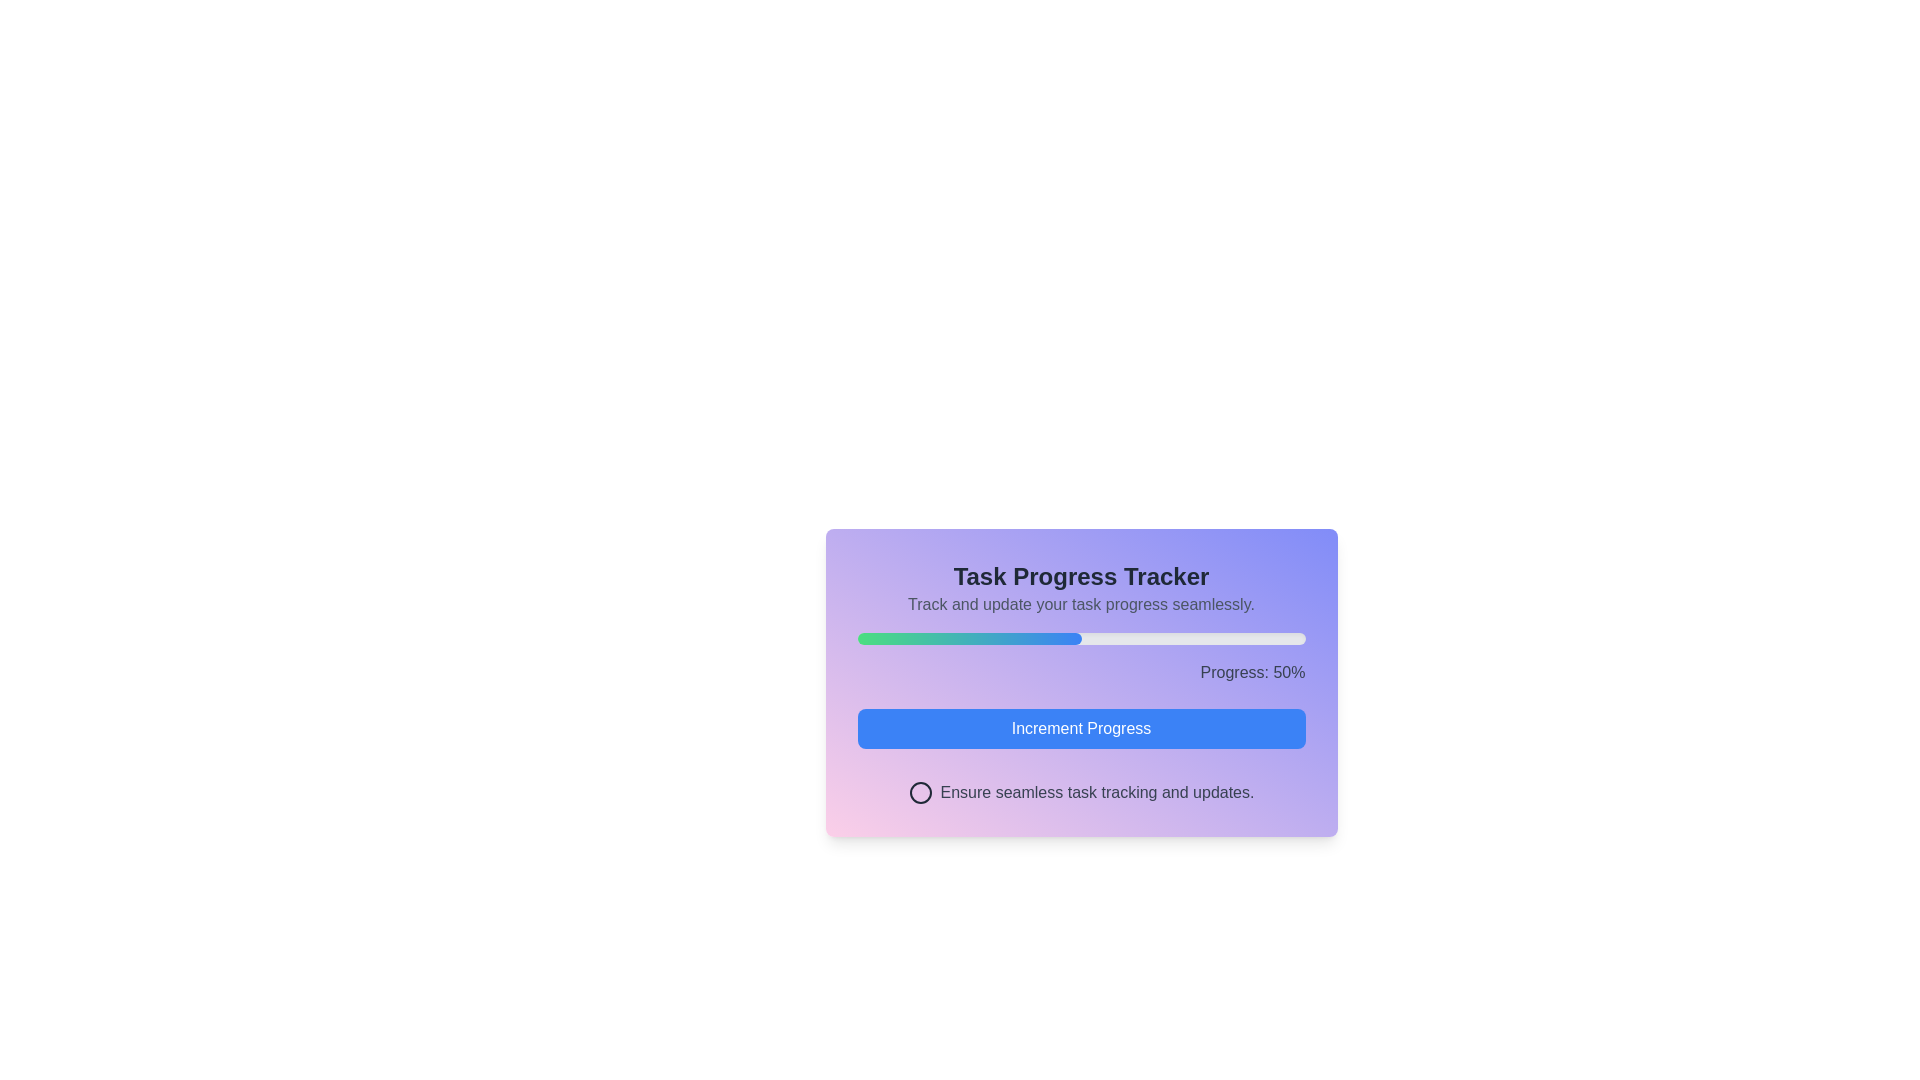 The height and width of the screenshot is (1080, 1920). Describe the element at coordinates (969, 639) in the screenshot. I see `the progress indicator, which is a horizontal bar filled halfway with a gradient from green to blue, located at the center of the interface` at that location.